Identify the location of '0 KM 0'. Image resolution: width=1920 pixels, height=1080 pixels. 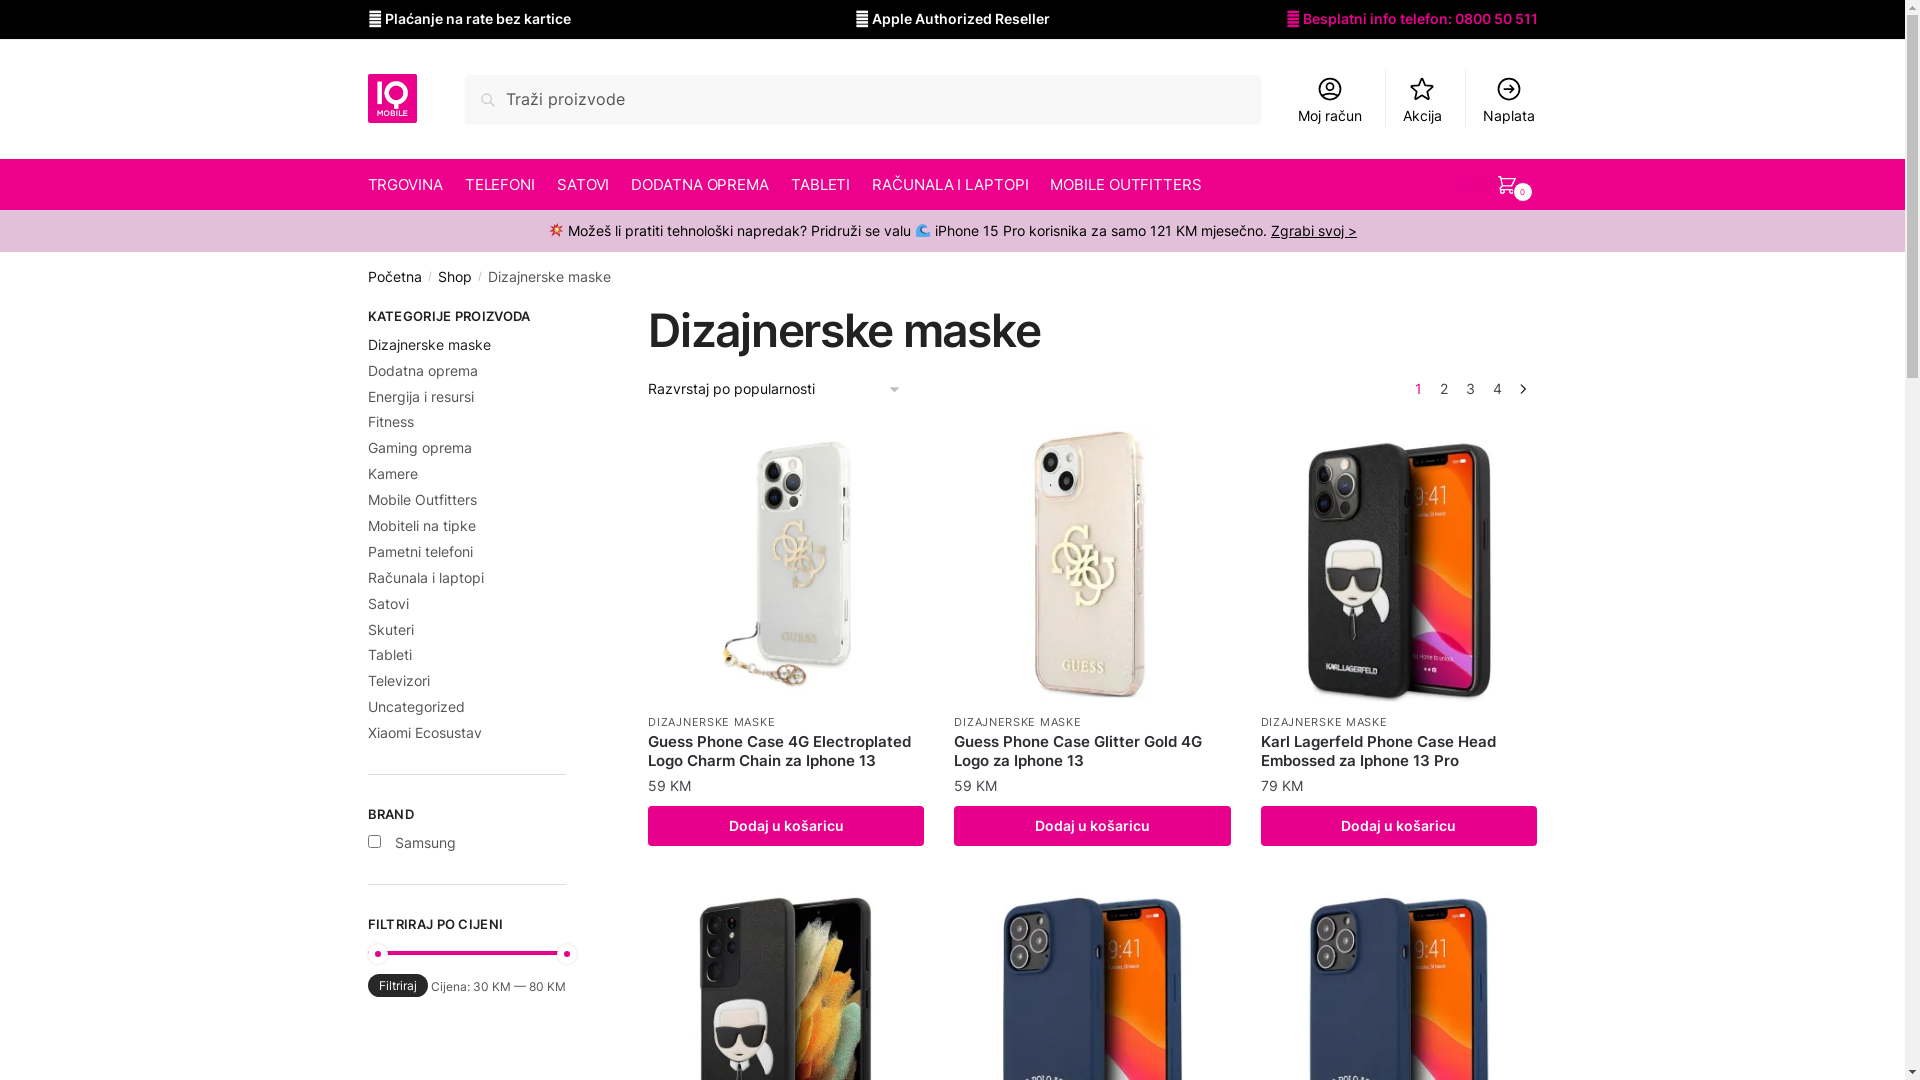
(1497, 185).